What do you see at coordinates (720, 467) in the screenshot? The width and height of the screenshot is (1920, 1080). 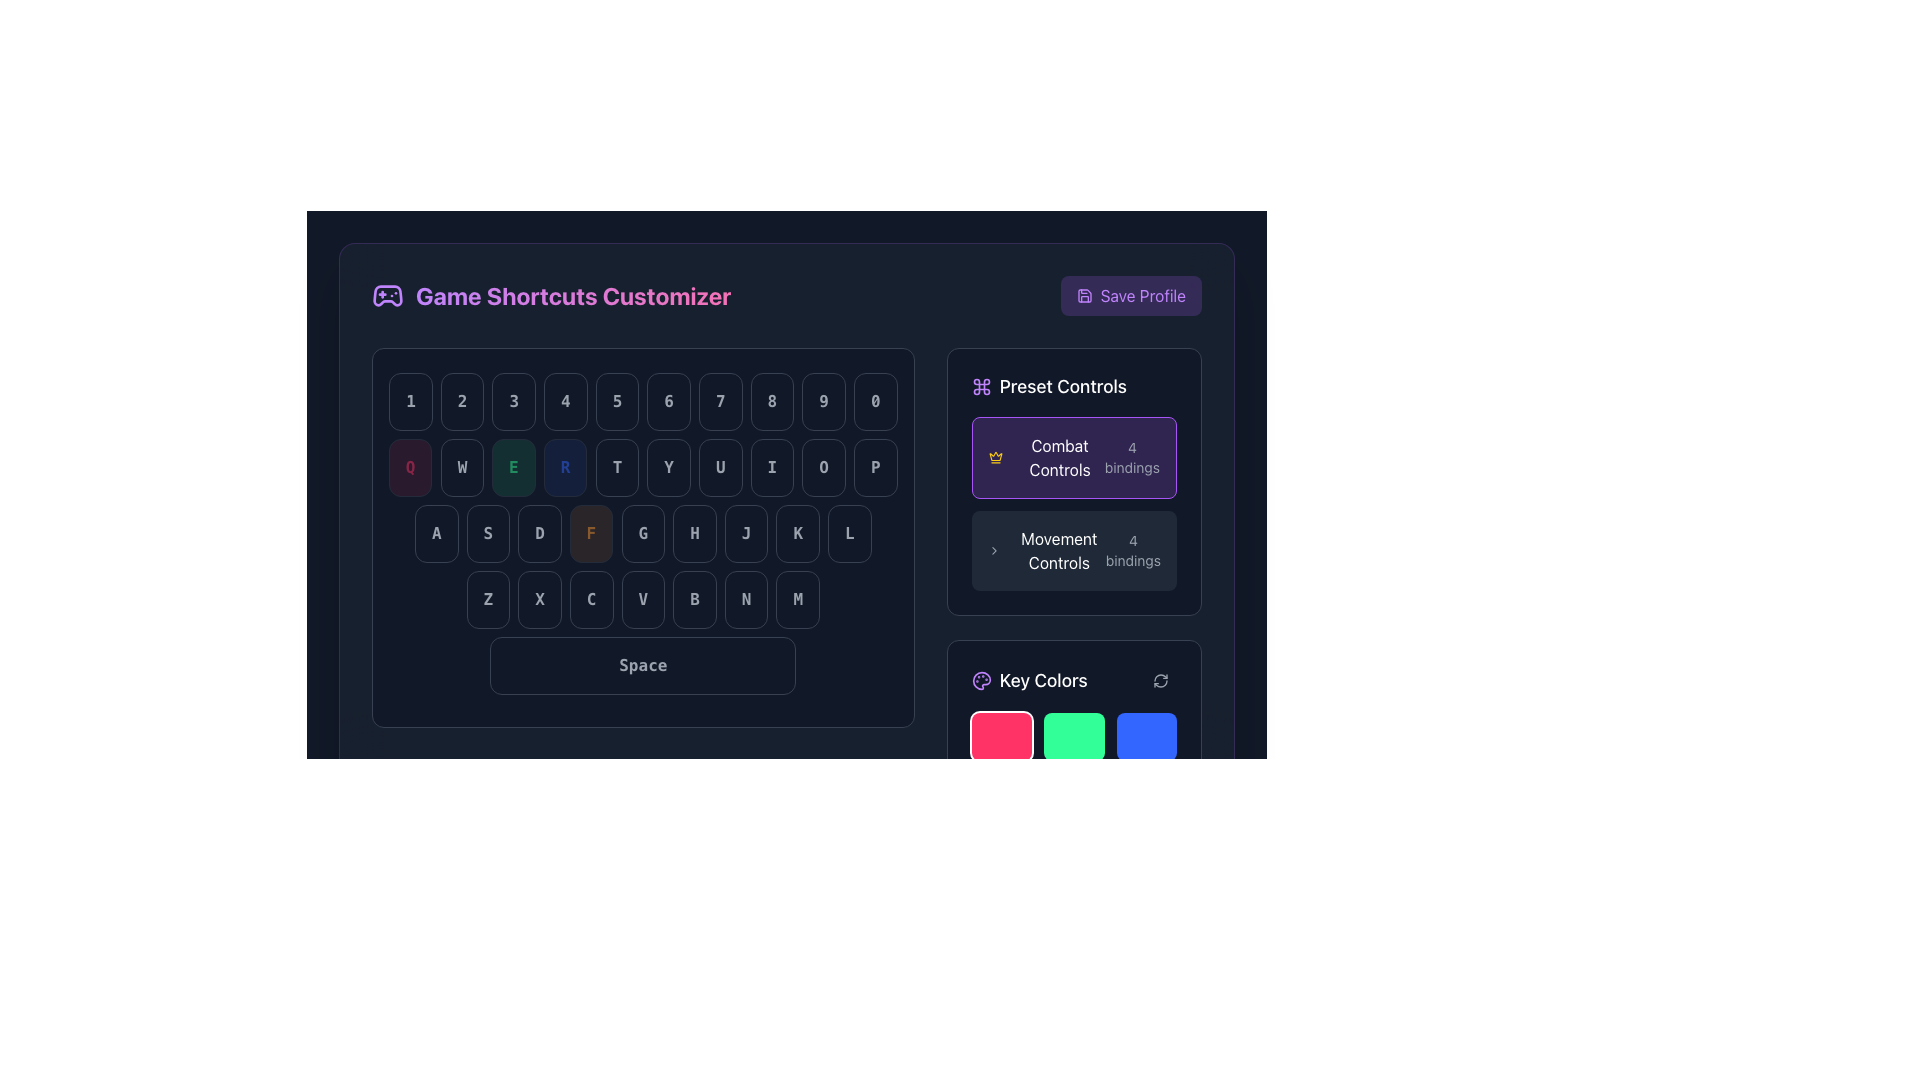 I see `the 'U' button in the virtual keyboard layout, which is located in the lower mid-section and is the fourth button in the row containing 'TYUIOP'` at bounding box center [720, 467].